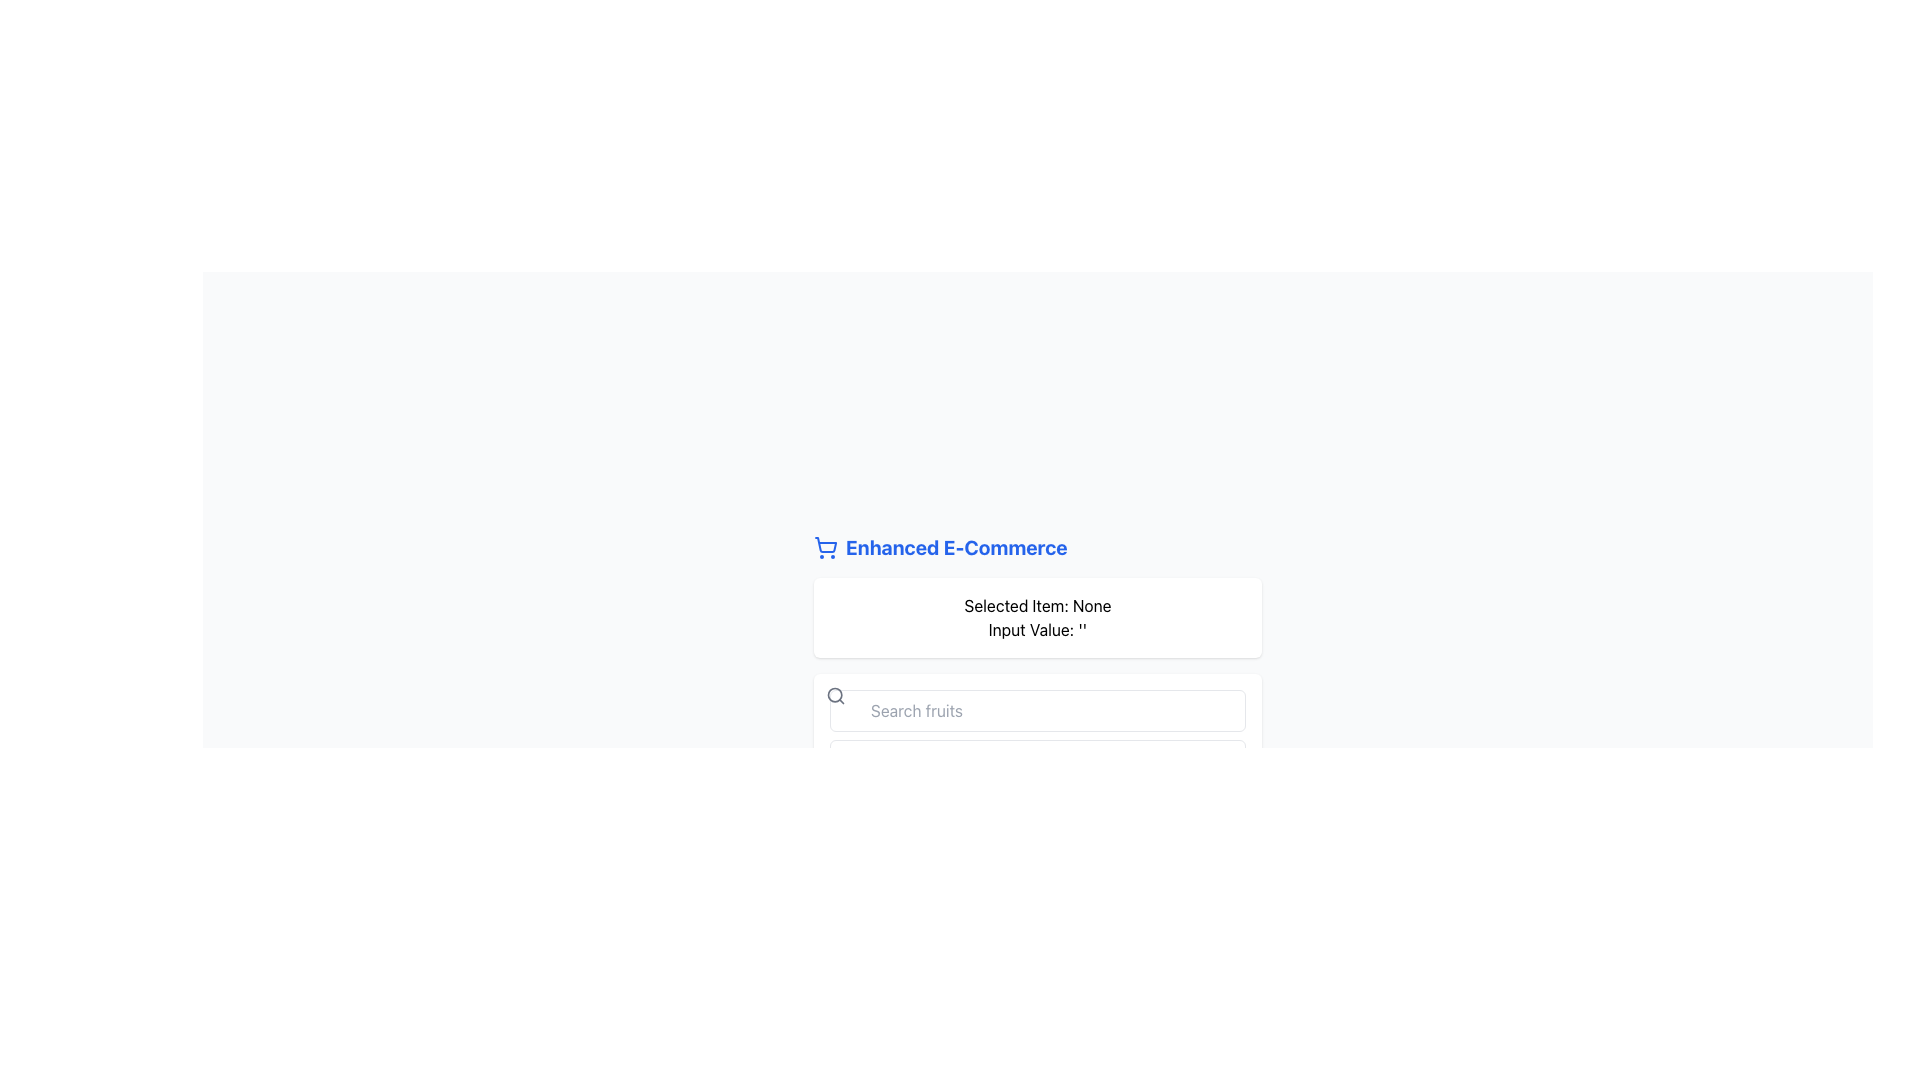  What do you see at coordinates (1037, 616) in the screenshot?
I see `the Information Display Box that has a white background with rounded corners, displaying 'Selected Item: None' and 'Input Value: ''` at bounding box center [1037, 616].